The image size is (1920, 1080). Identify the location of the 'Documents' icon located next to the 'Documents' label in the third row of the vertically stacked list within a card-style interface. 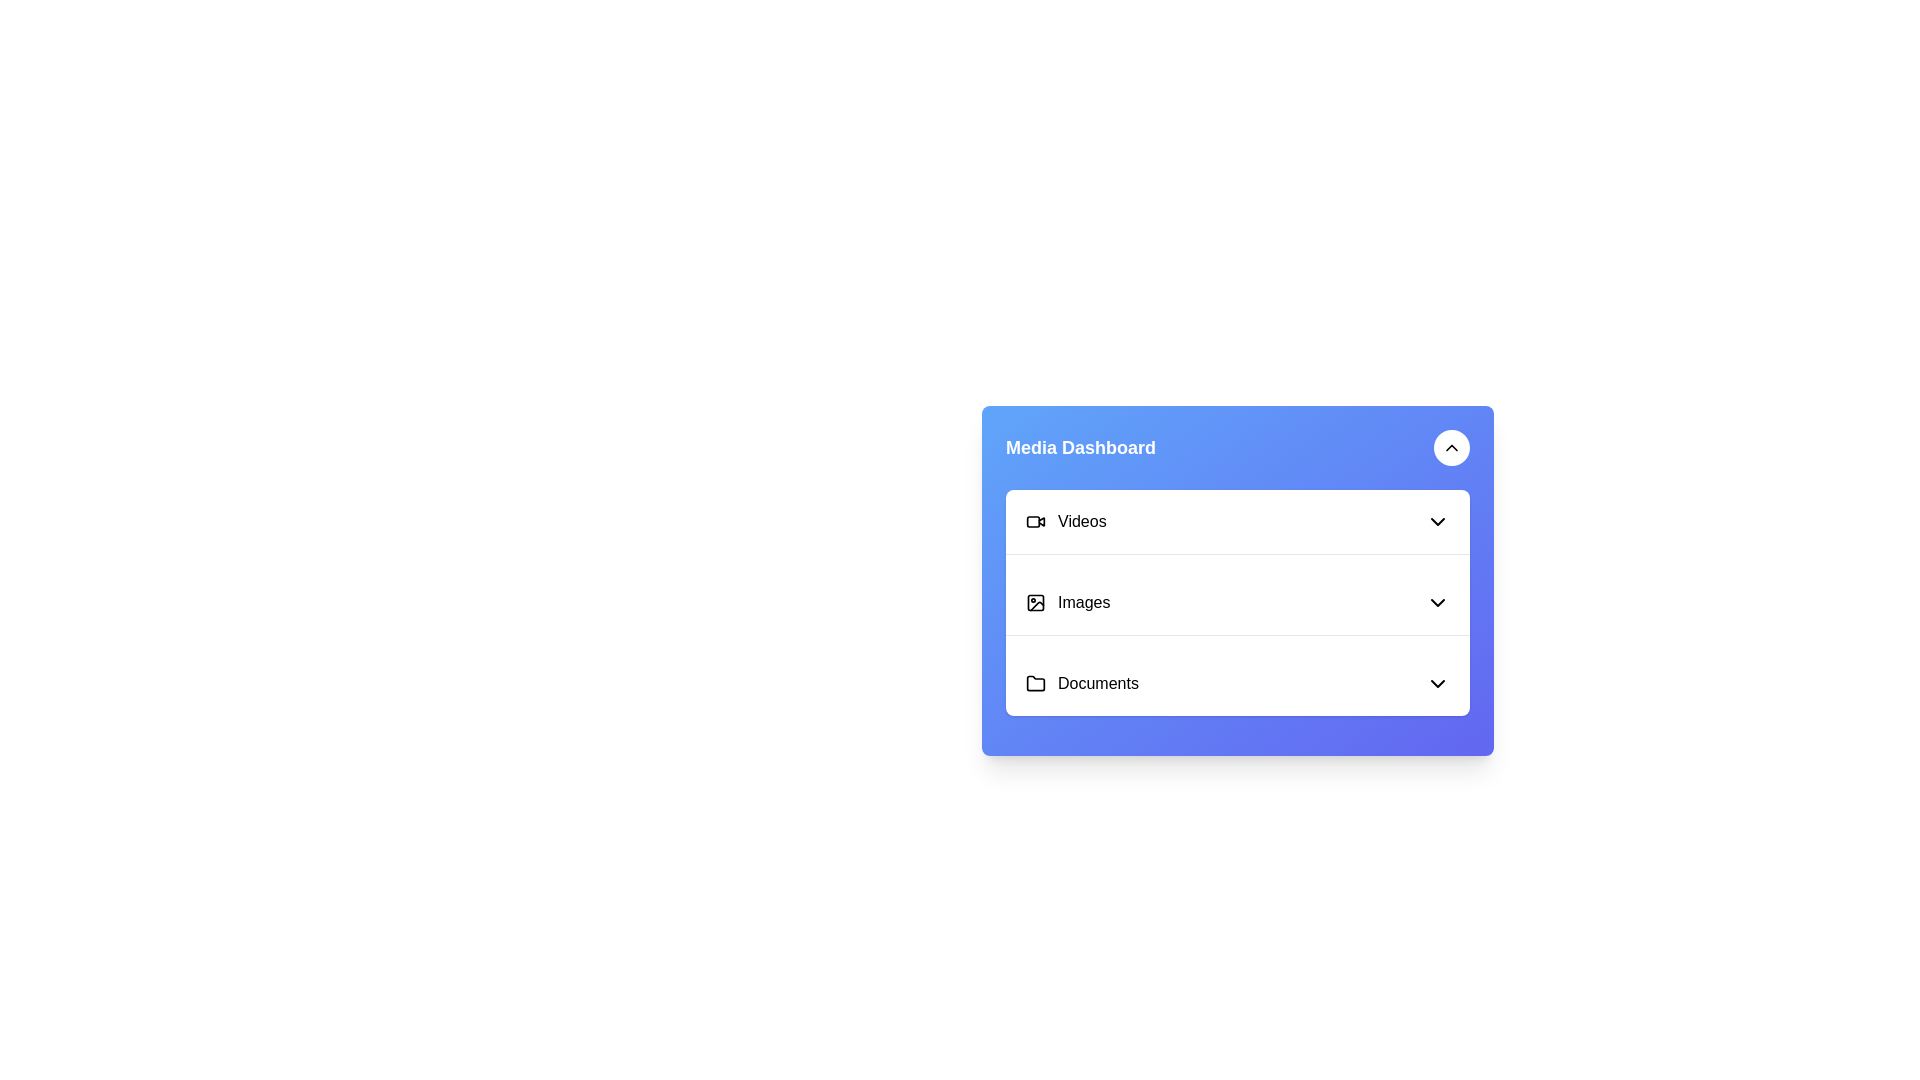
(1036, 681).